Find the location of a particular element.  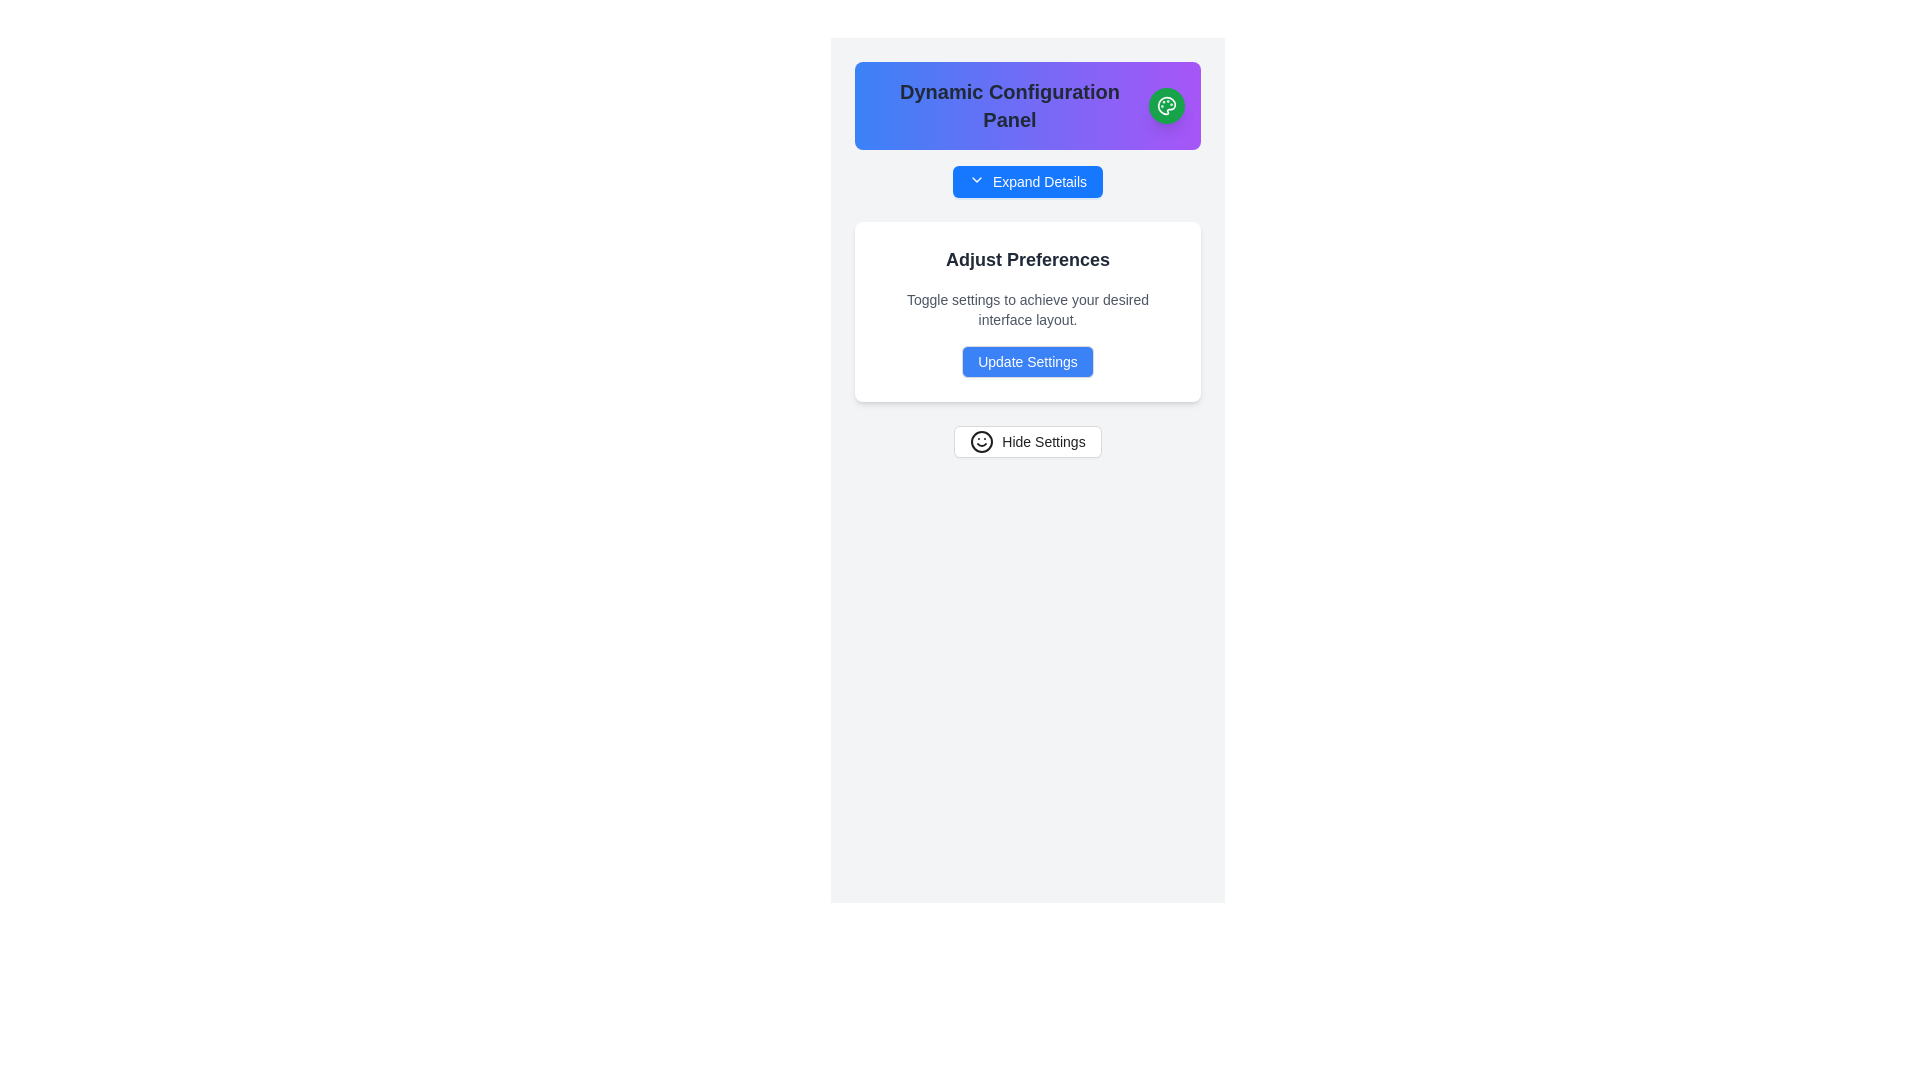

the button that hides the settings panel is located at coordinates (1027, 441).